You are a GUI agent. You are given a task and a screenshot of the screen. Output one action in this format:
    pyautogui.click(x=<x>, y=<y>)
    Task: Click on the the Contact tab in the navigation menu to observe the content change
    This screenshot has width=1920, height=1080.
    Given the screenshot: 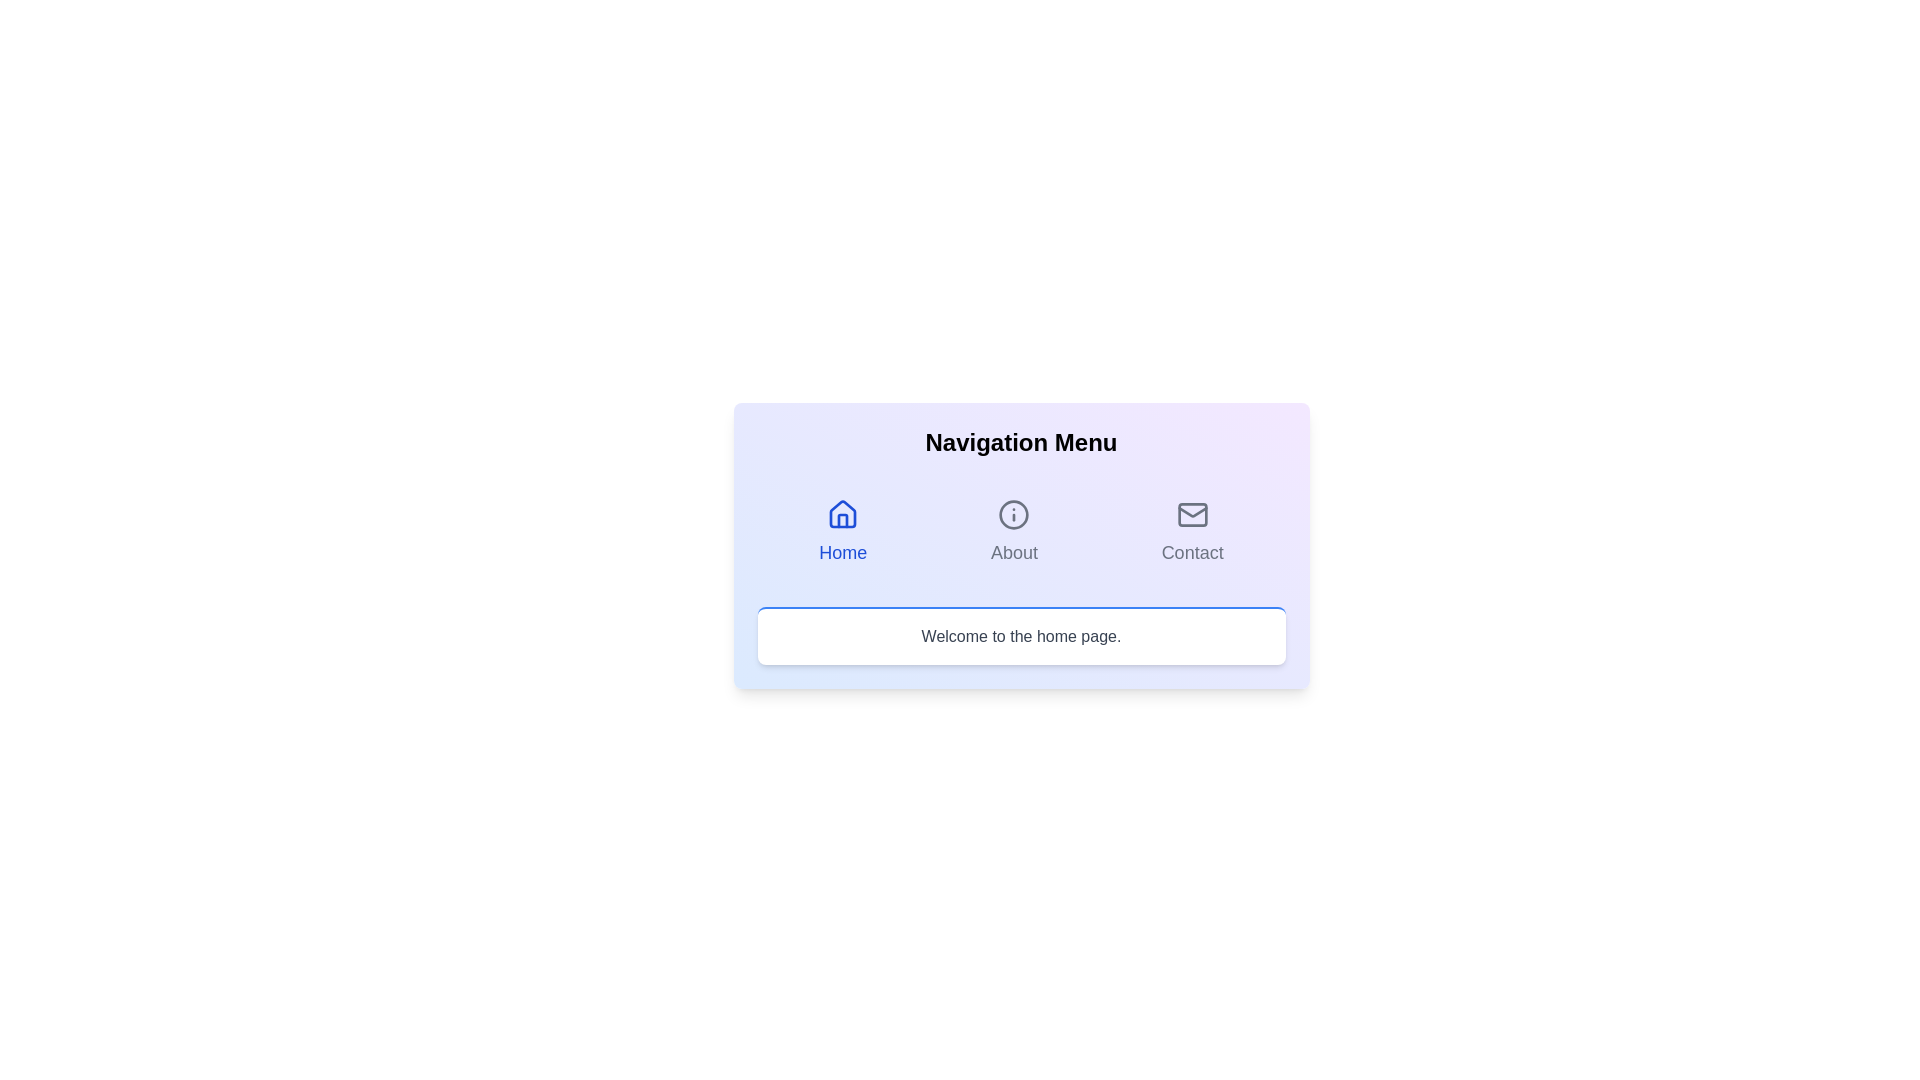 What is the action you would take?
    pyautogui.click(x=1191, y=531)
    